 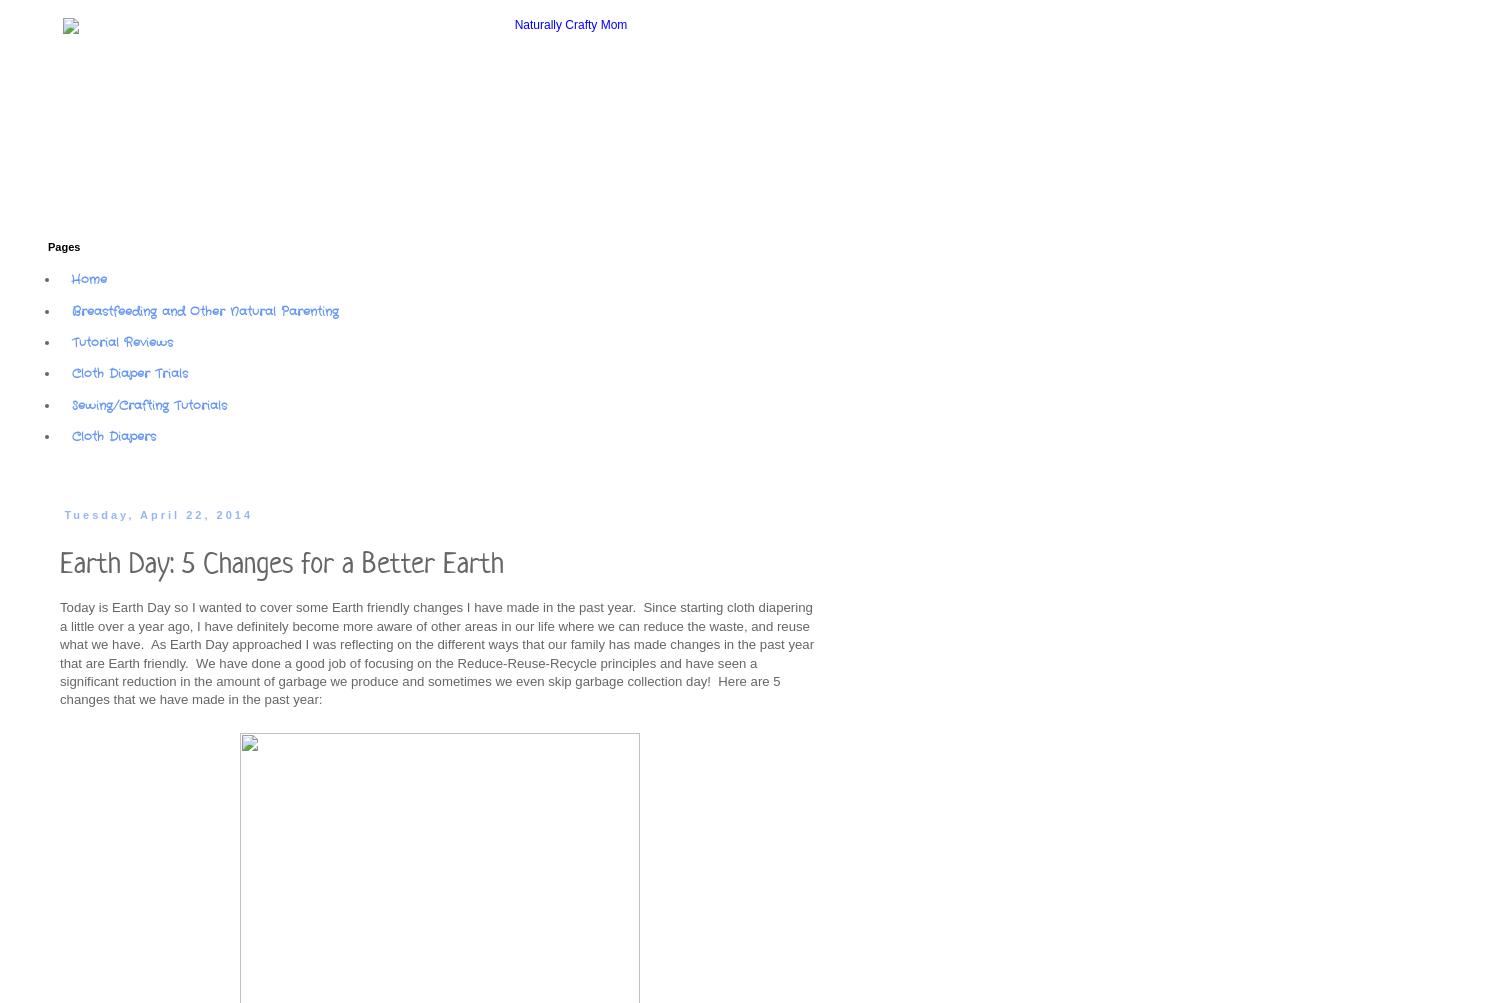 What do you see at coordinates (280, 560) in the screenshot?
I see `'Earth Day: 5 Changes for a Better Earth'` at bounding box center [280, 560].